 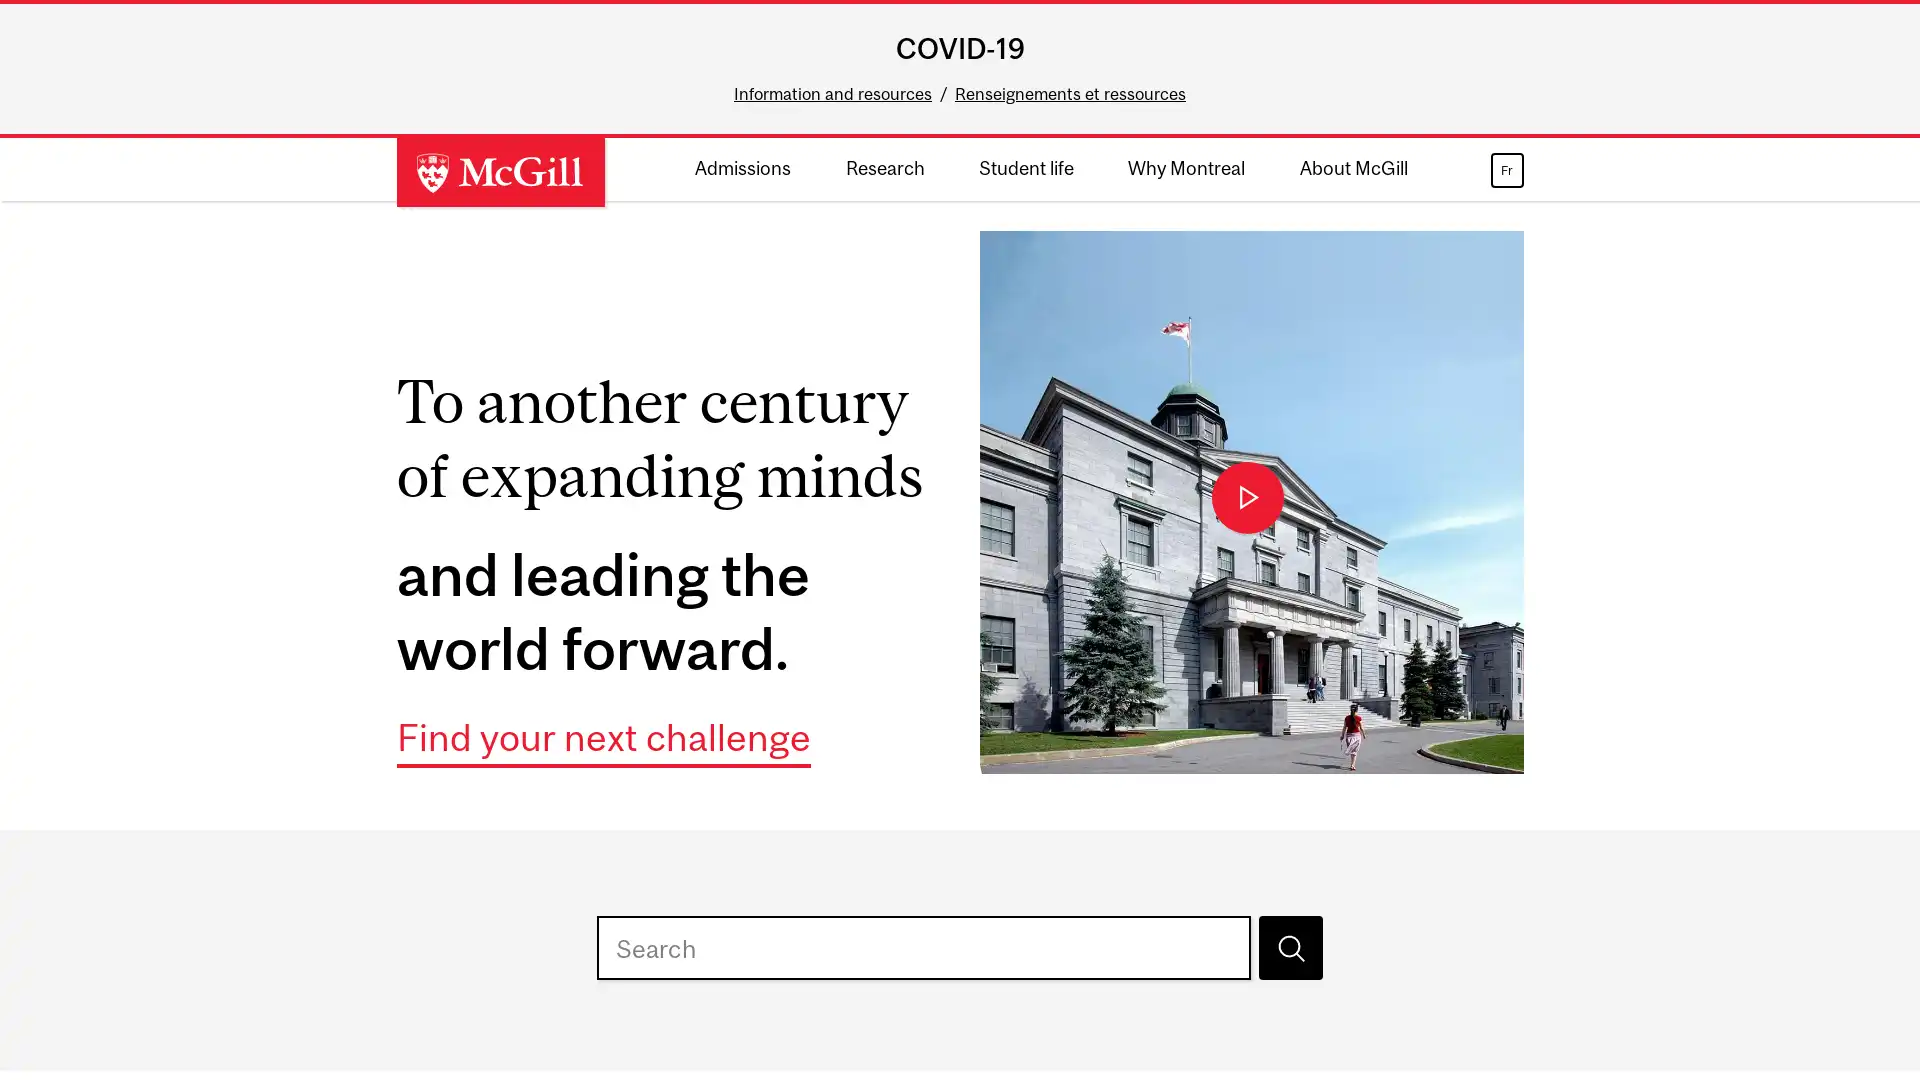 What do you see at coordinates (742, 167) in the screenshot?
I see `Admissions` at bounding box center [742, 167].